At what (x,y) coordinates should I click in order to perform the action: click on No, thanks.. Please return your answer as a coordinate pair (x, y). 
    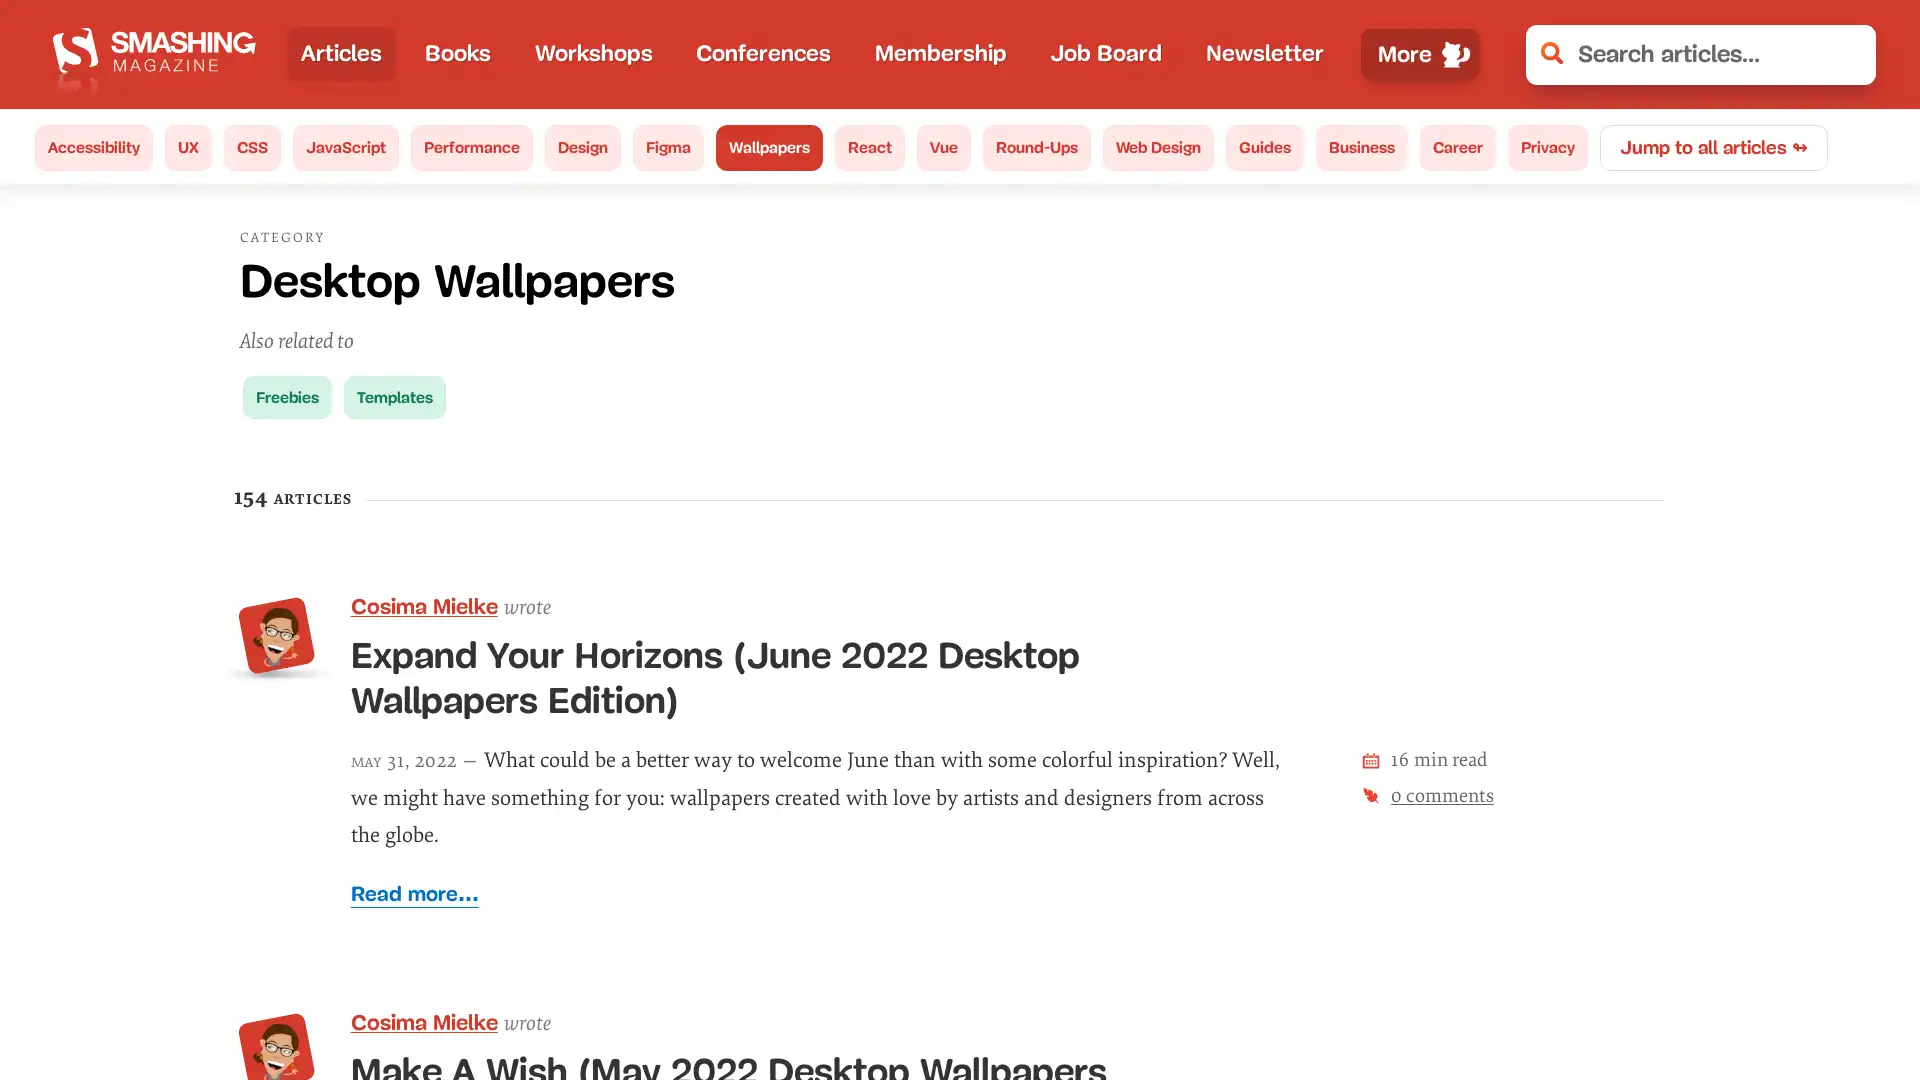
    Looking at the image, I should click on (1575, 999).